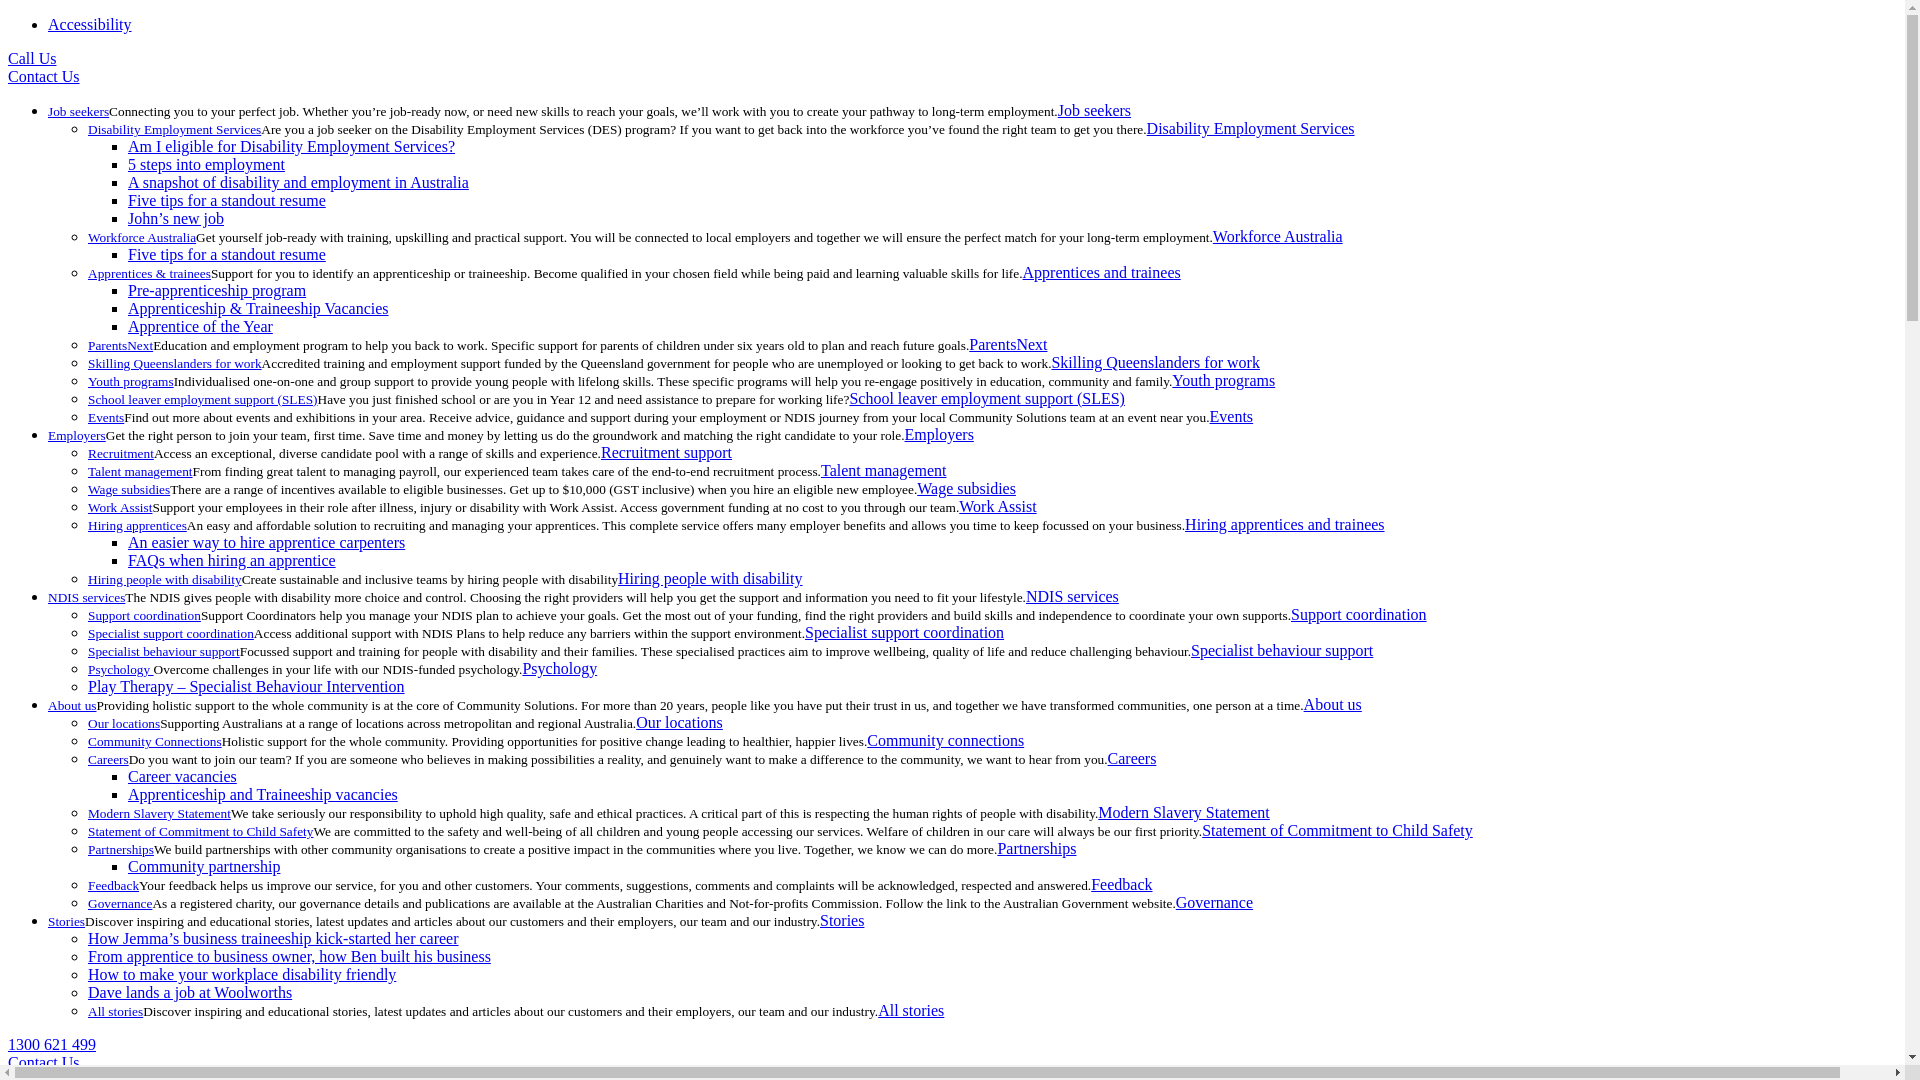 This screenshot has width=1920, height=1080. I want to click on 'ParentsNext', so click(1008, 343).